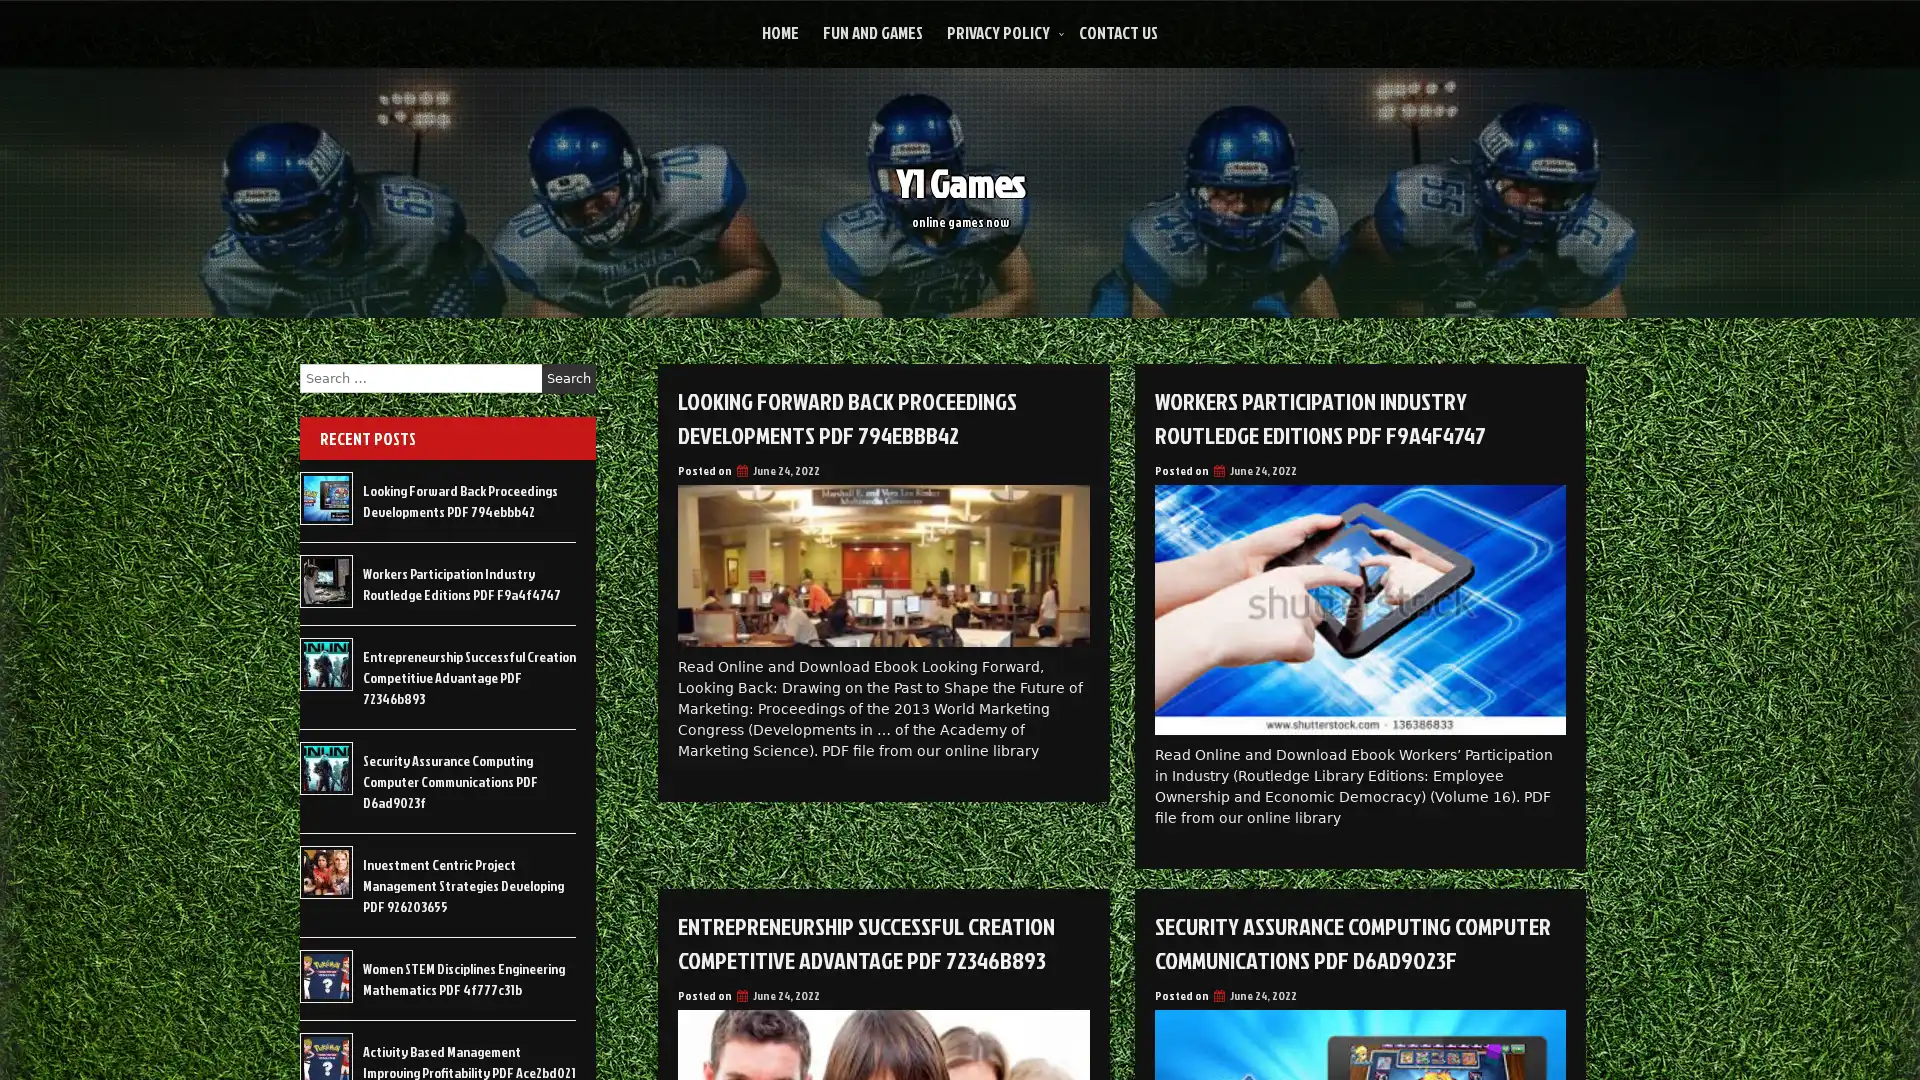 This screenshot has width=1920, height=1080. Describe the element at coordinates (568, 378) in the screenshot. I see `Search` at that location.